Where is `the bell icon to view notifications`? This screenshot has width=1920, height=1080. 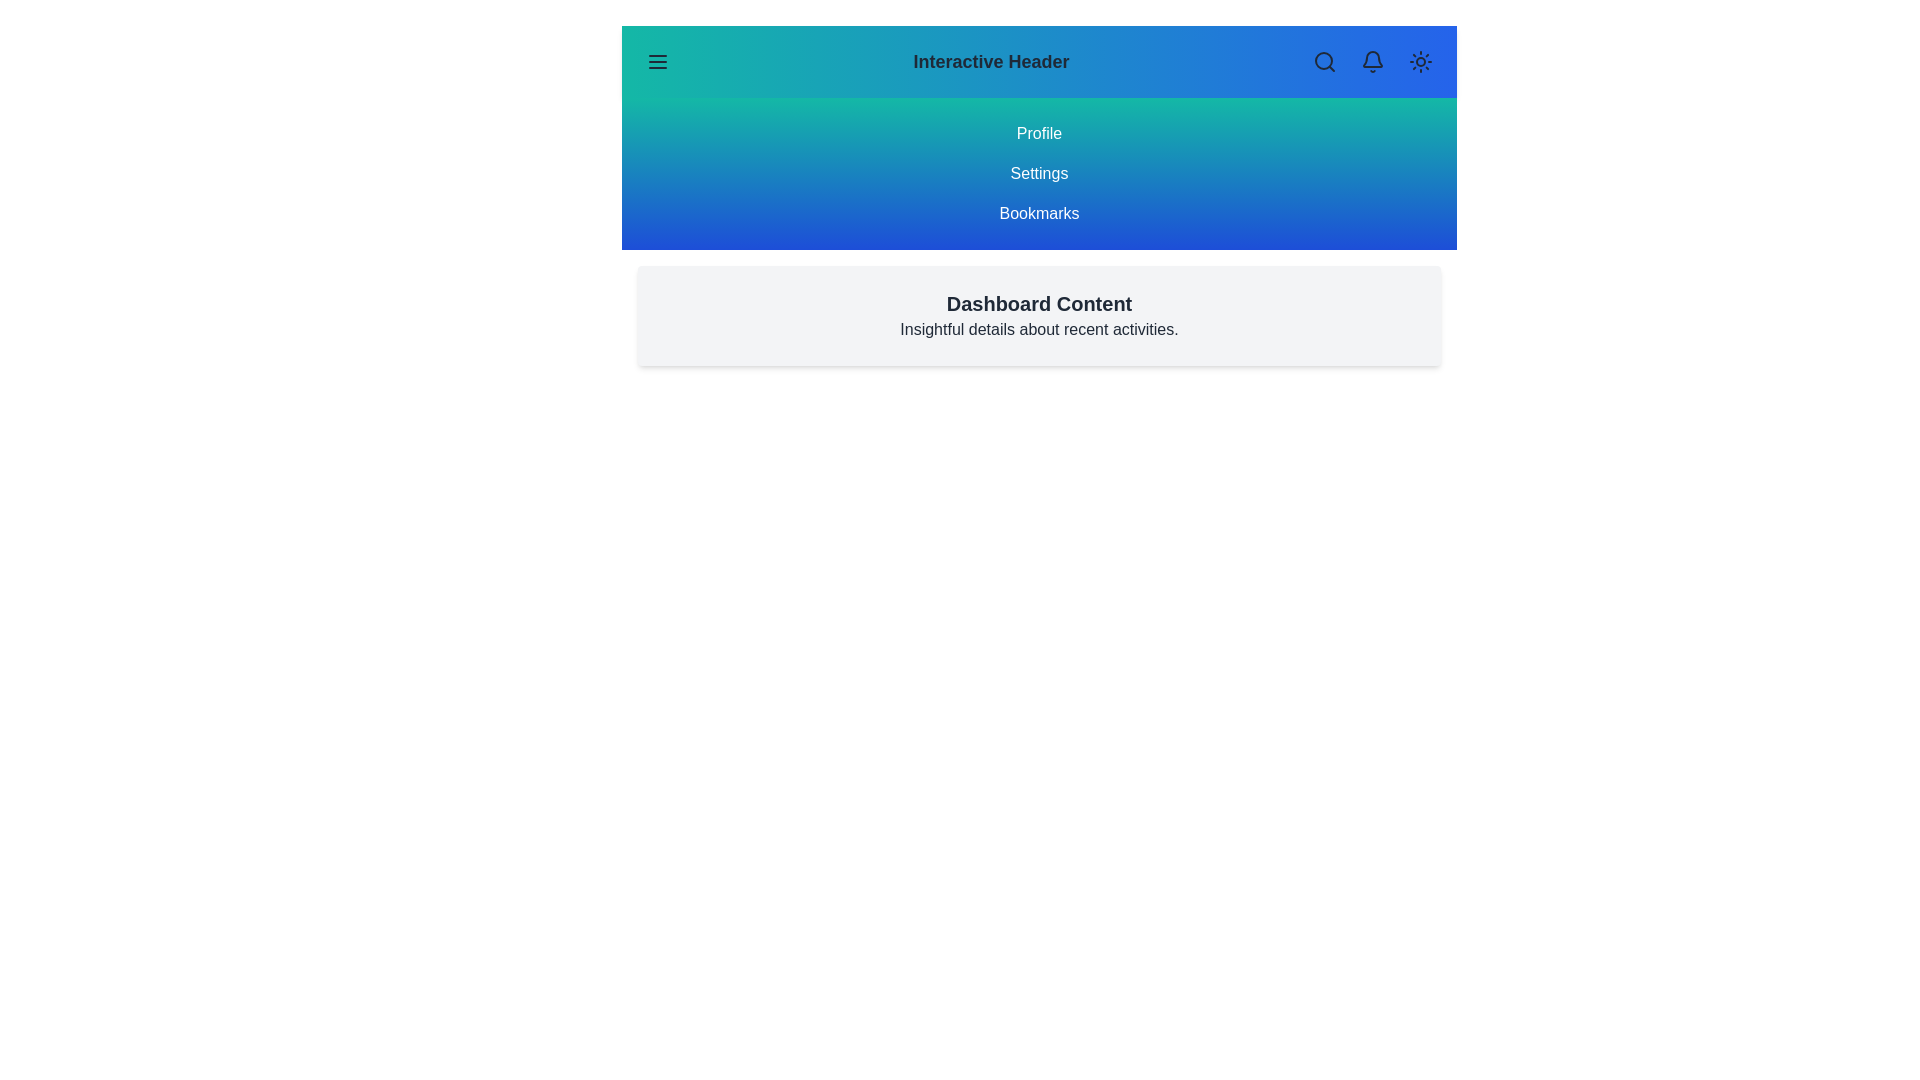 the bell icon to view notifications is located at coordinates (1371, 60).